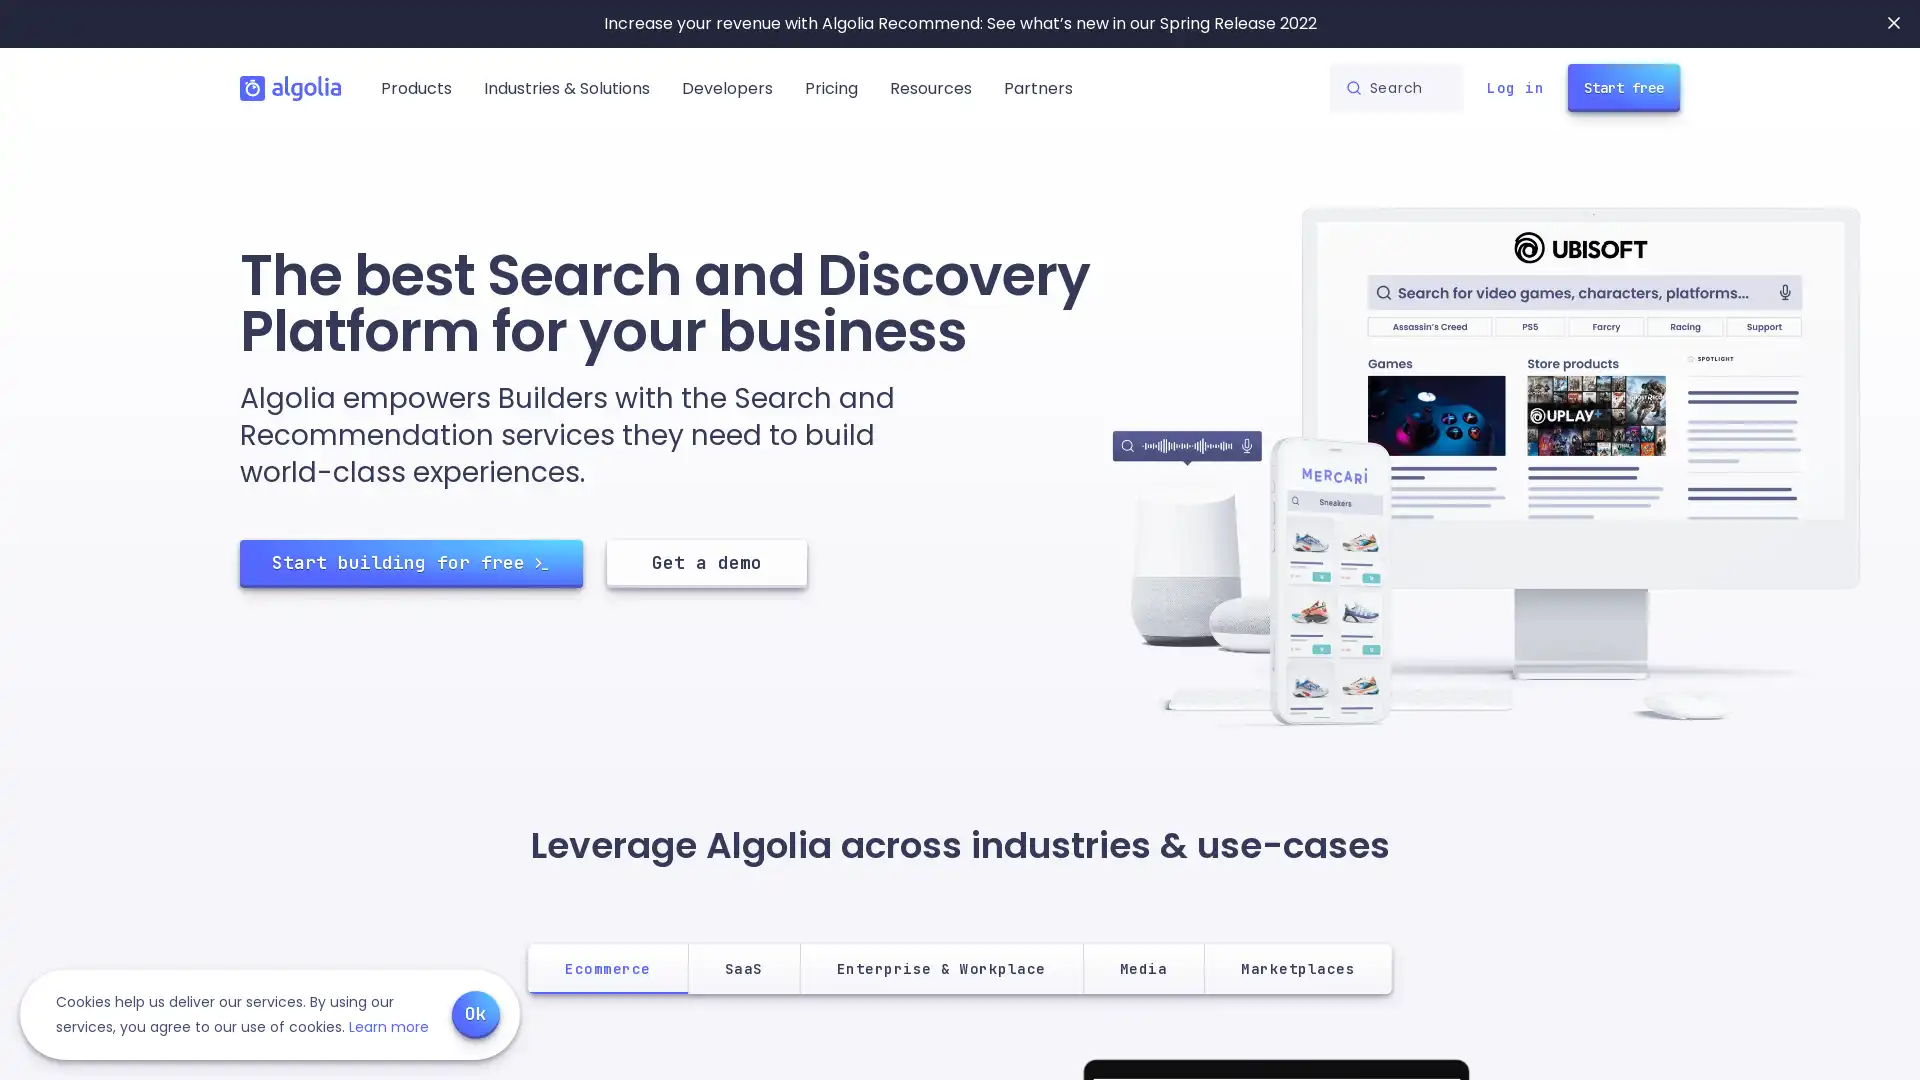 This screenshot has width=1920, height=1080. What do you see at coordinates (839, 87) in the screenshot?
I see `Pricing` at bounding box center [839, 87].